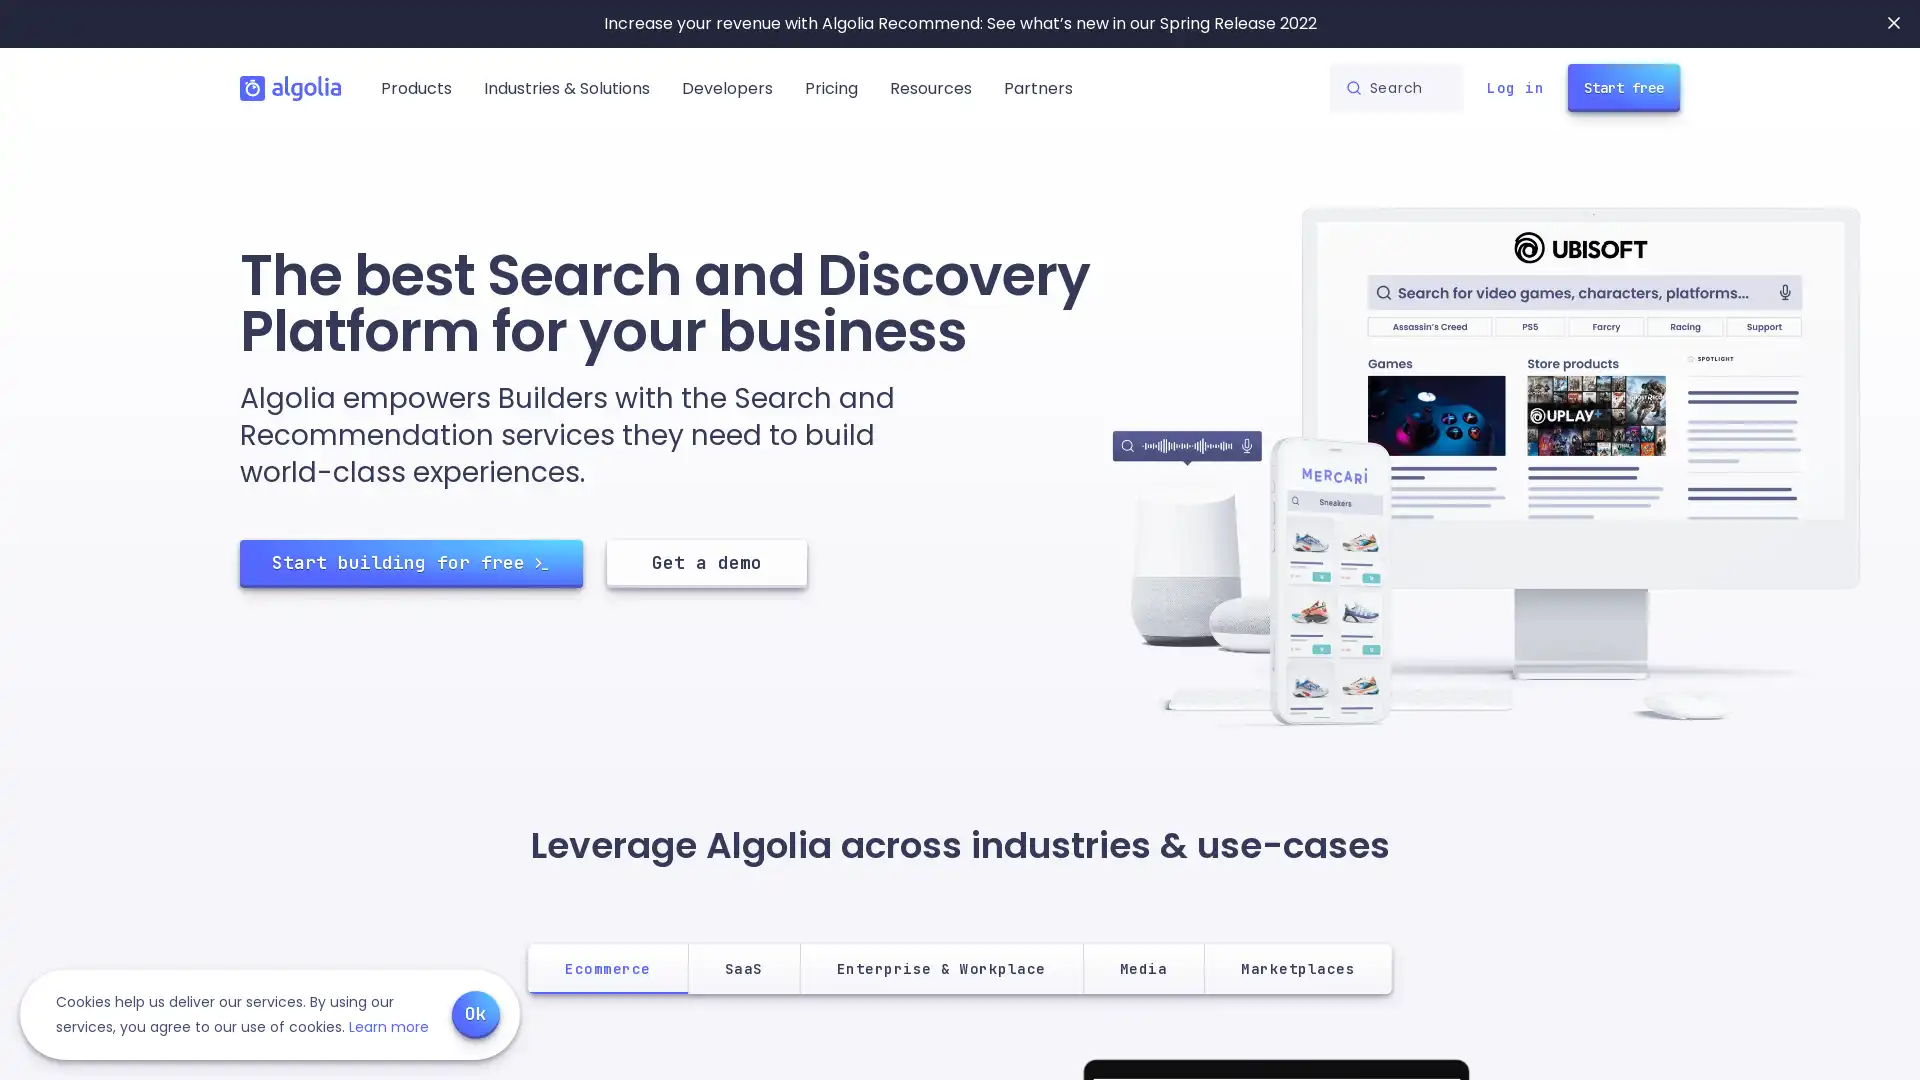 This screenshot has width=1920, height=1080. What do you see at coordinates (839, 87) in the screenshot?
I see `Pricing` at bounding box center [839, 87].